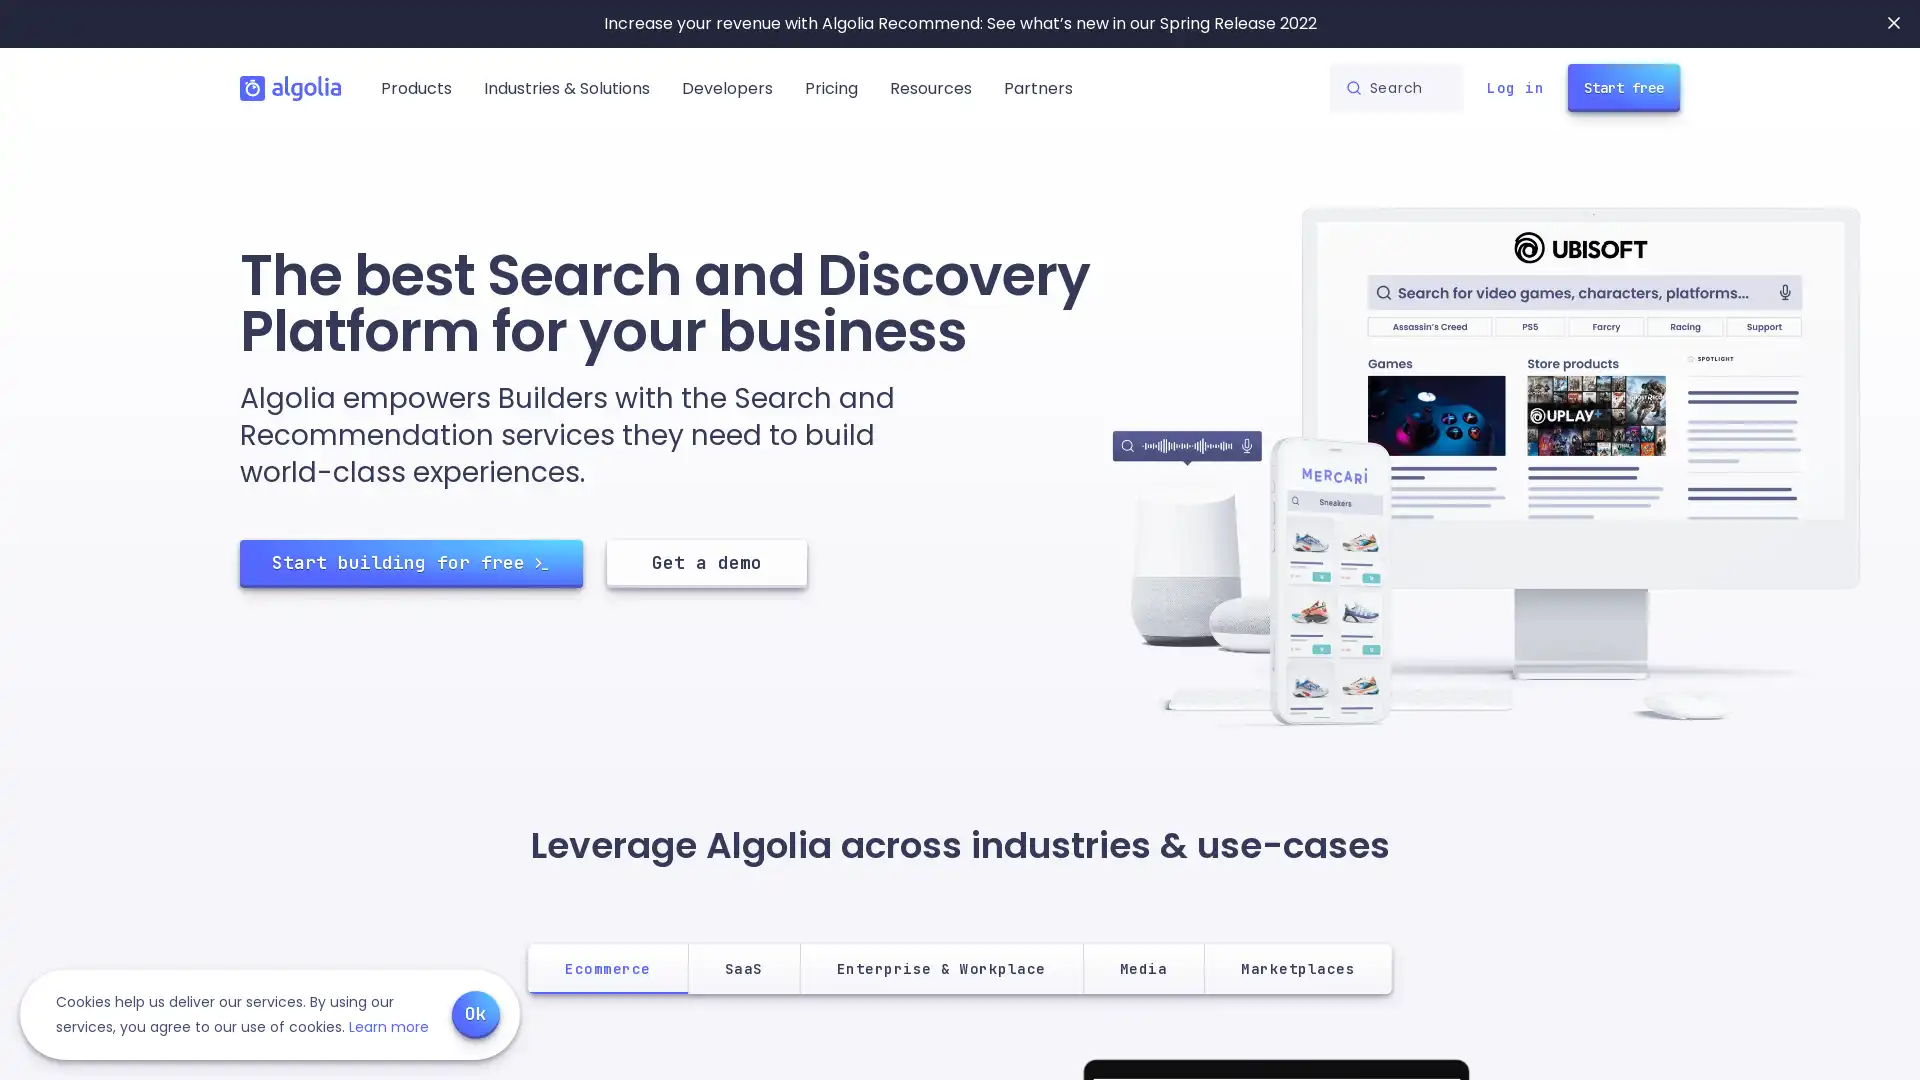 This screenshot has width=1920, height=1080. What do you see at coordinates (839, 87) in the screenshot?
I see `Pricing` at bounding box center [839, 87].